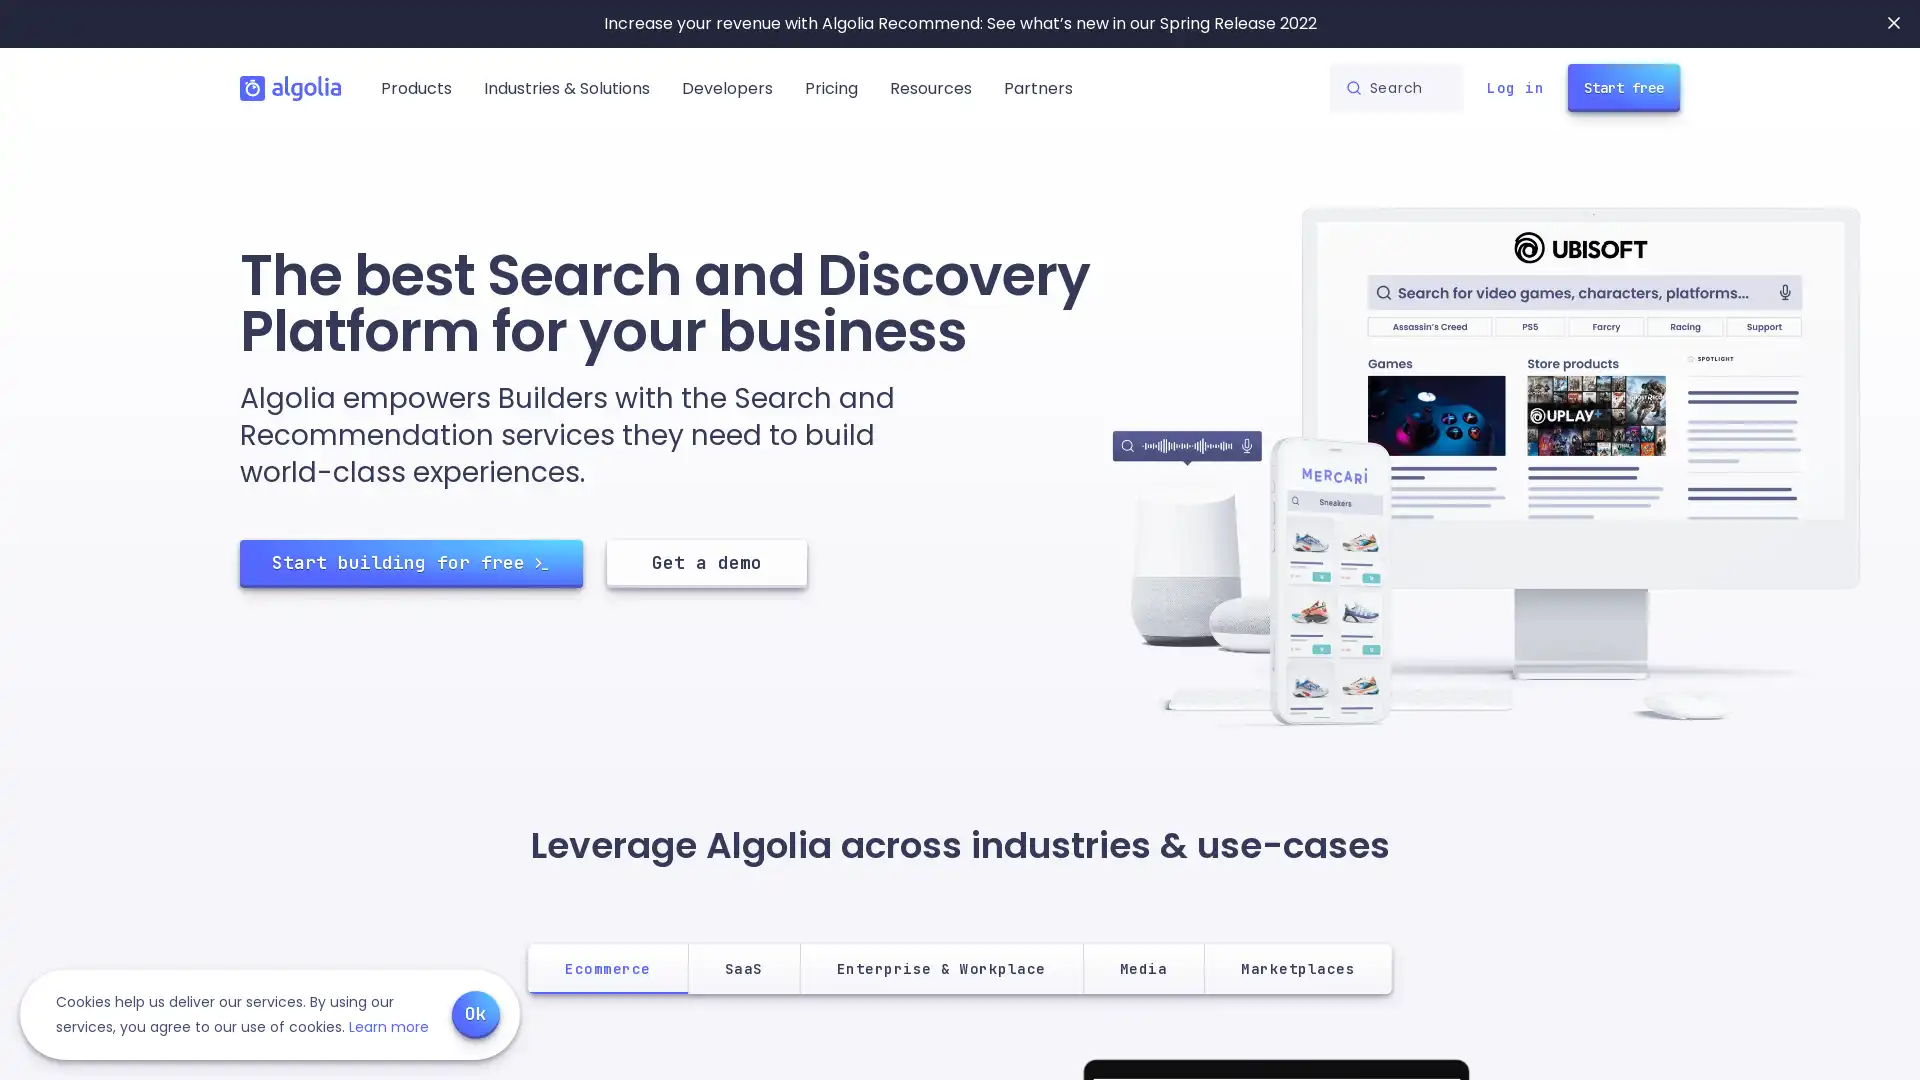 This screenshot has width=1920, height=1080. What do you see at coordinates (839, 87) in the screenshot?
I see `Pricing` at bounding box center [839, 87].